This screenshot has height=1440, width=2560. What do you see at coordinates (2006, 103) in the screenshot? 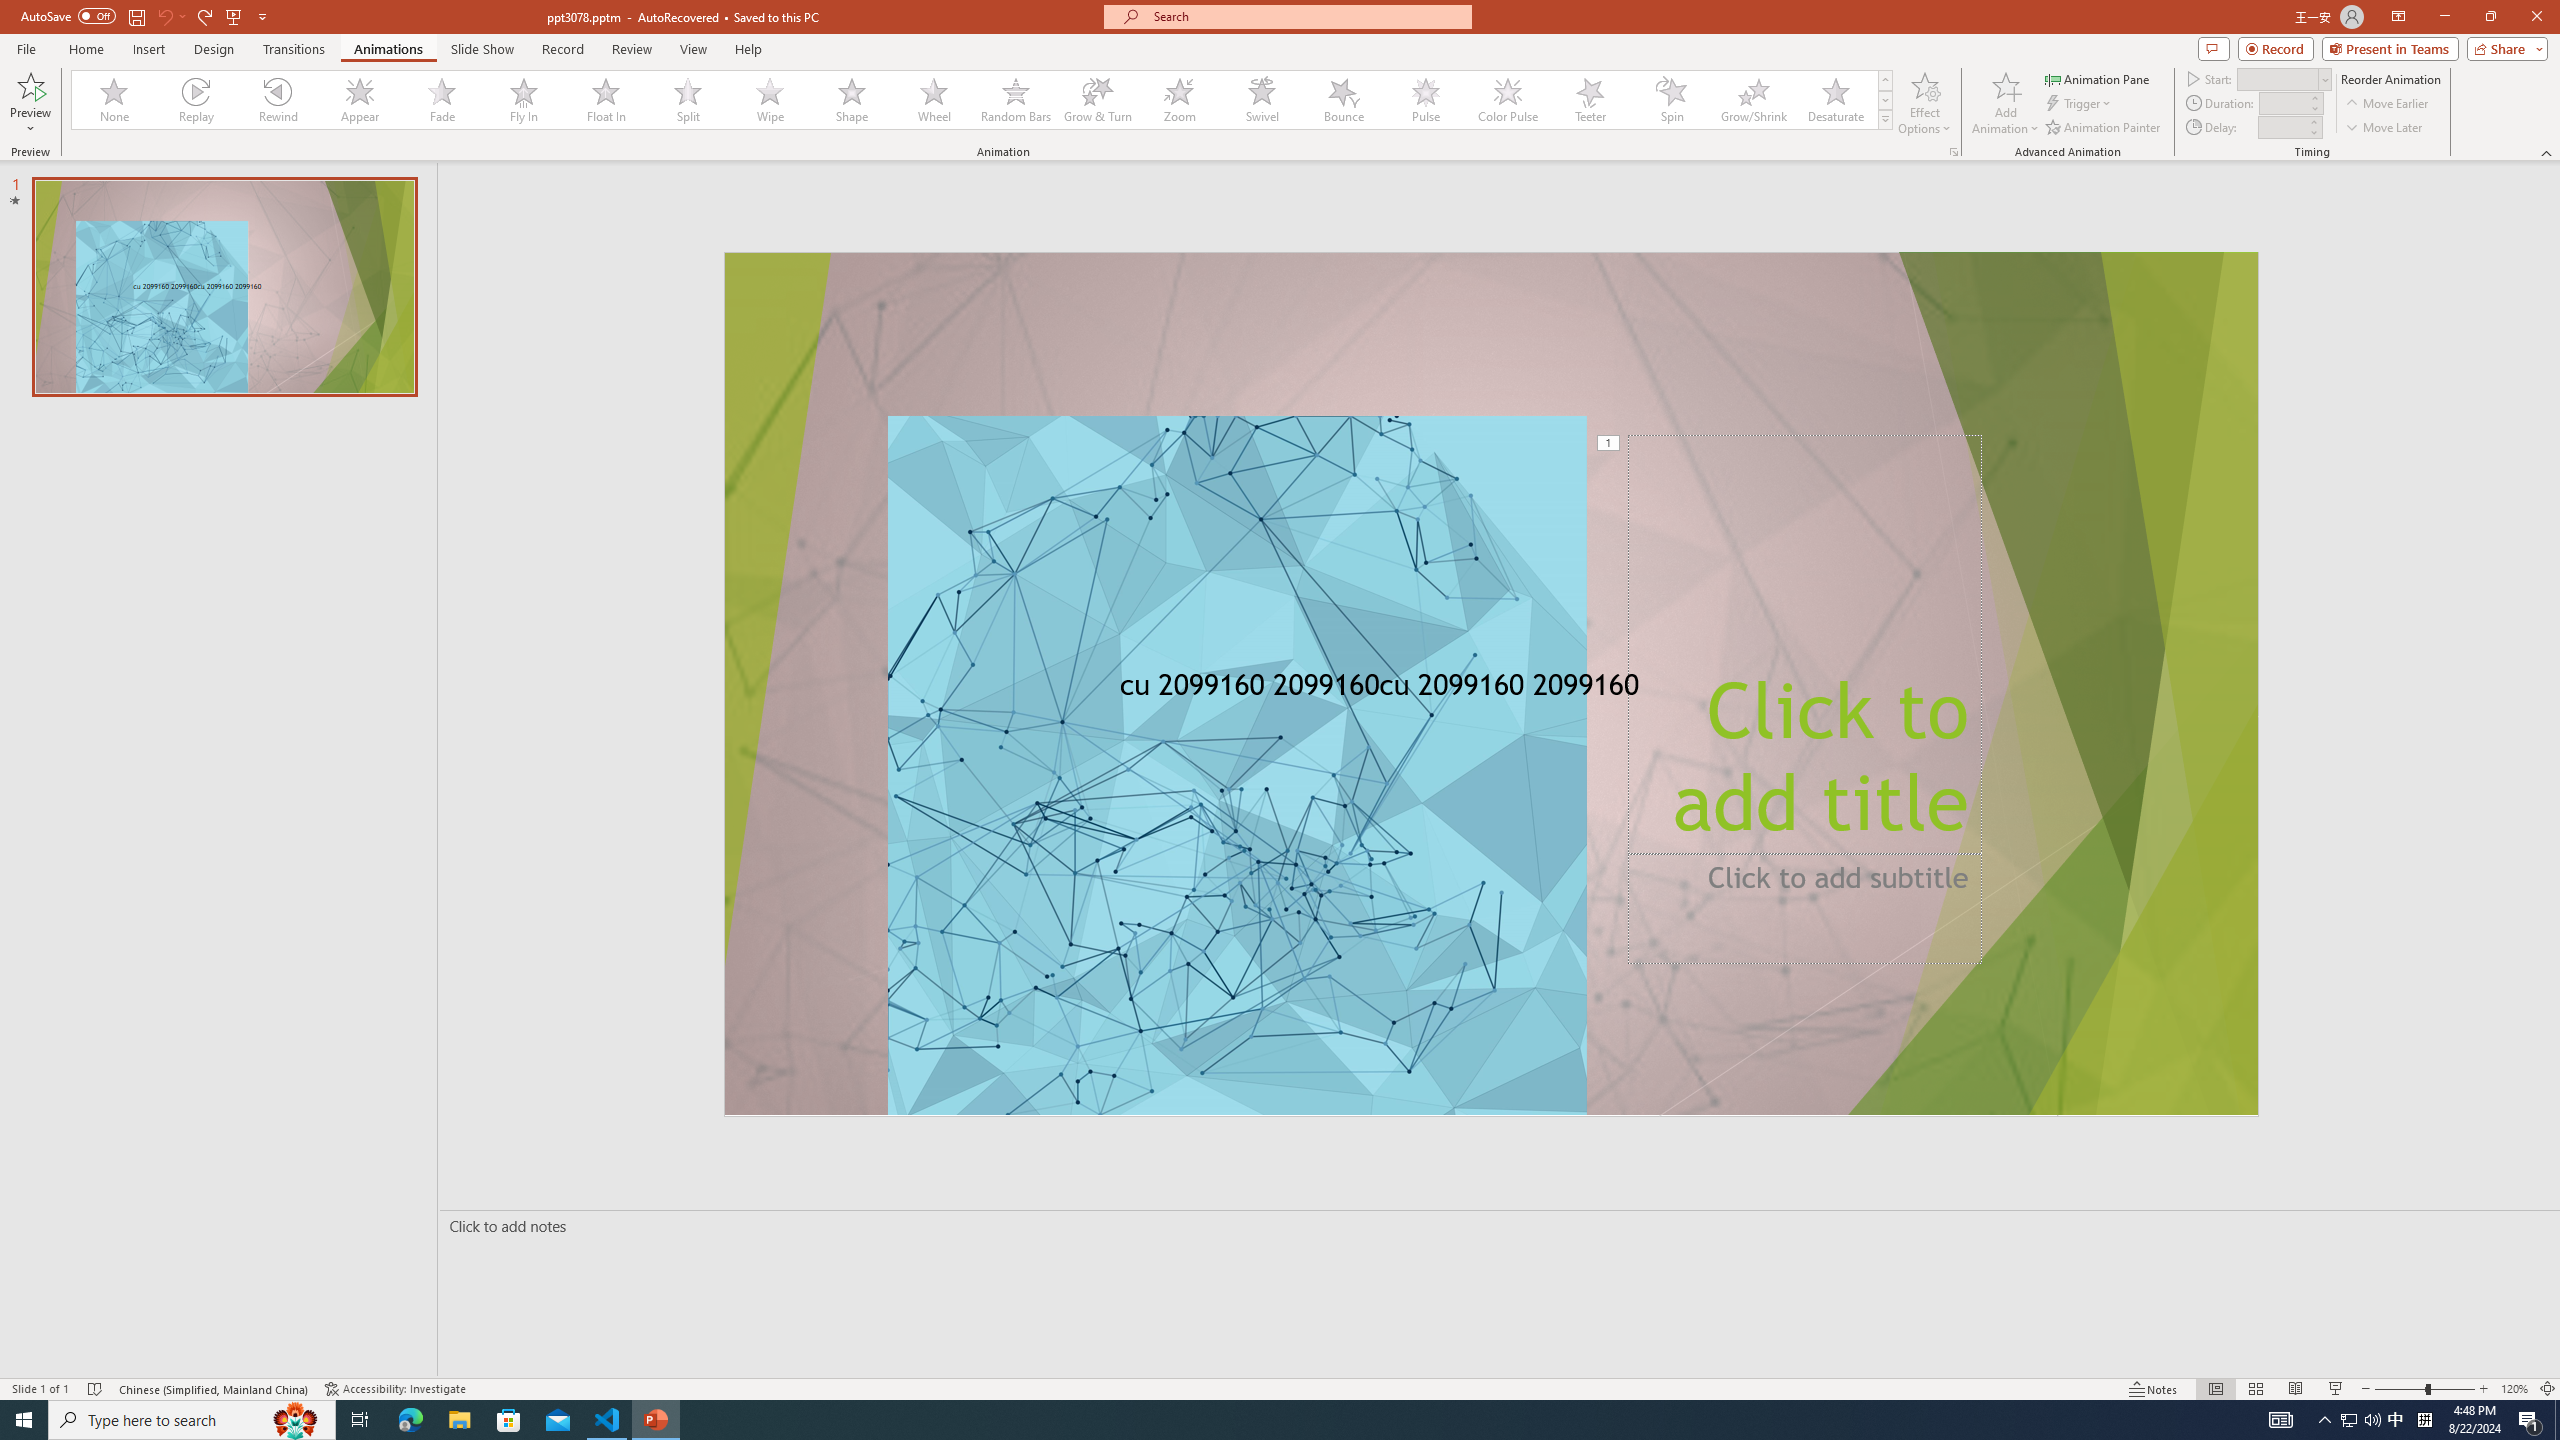
I see `'Add Animation'` at bounding box center [2006, 103].